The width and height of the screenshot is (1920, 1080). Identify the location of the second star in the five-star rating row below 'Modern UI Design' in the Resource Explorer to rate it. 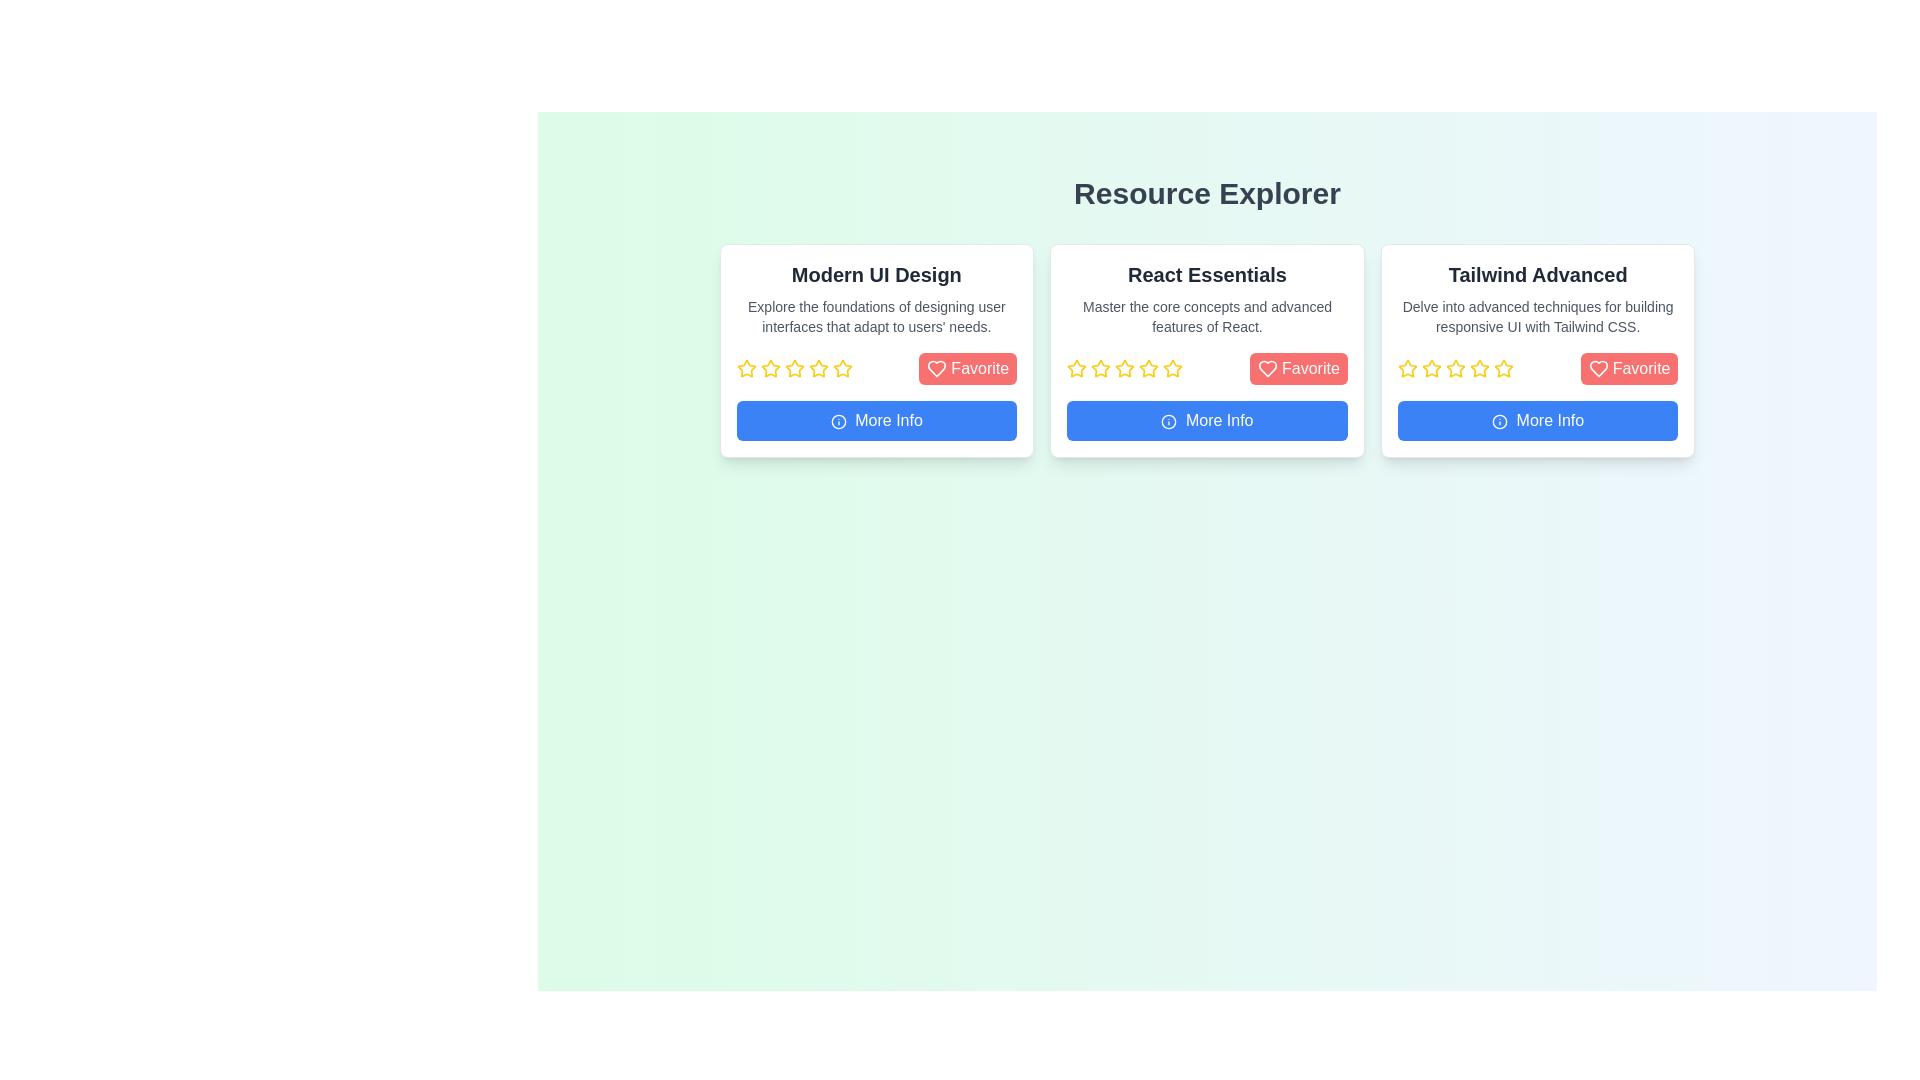
(842, 368).